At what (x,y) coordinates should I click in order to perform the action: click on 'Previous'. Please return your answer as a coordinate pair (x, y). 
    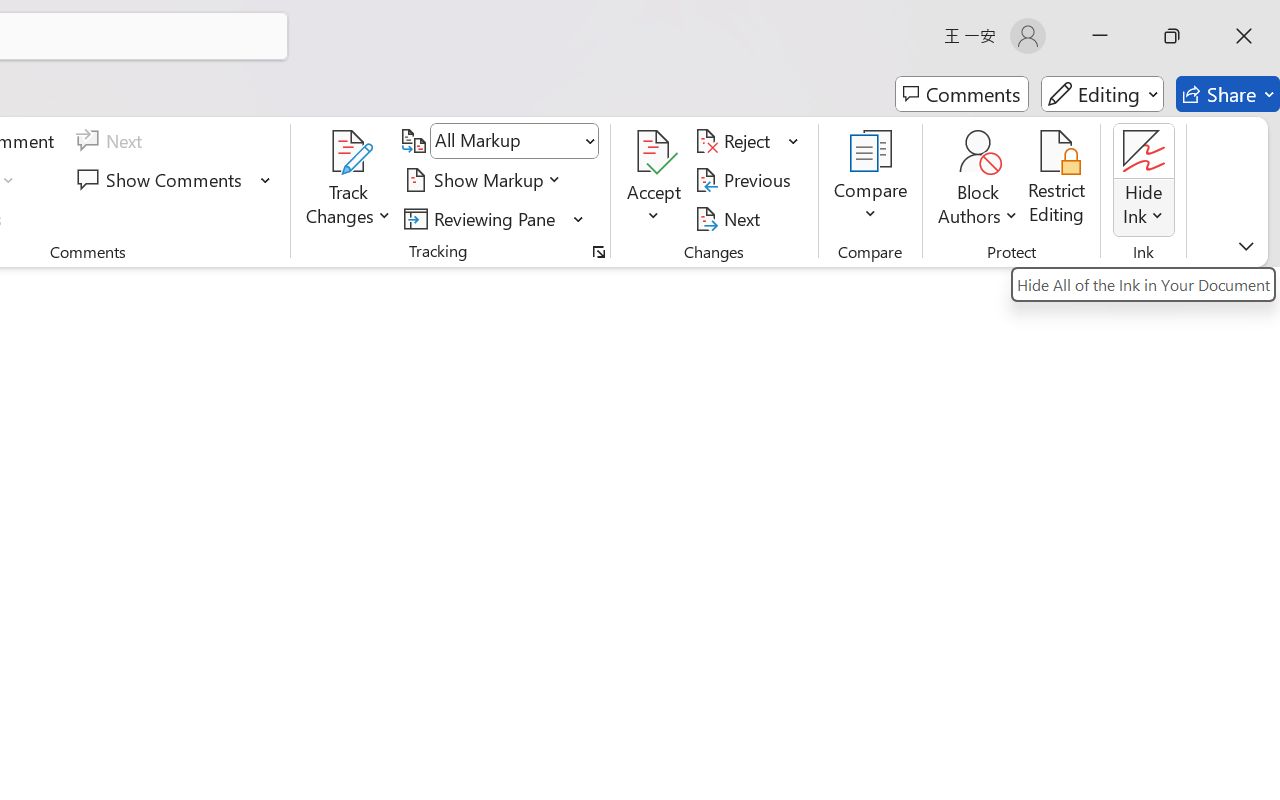
    Looking at the image, I should click on (745, 179).